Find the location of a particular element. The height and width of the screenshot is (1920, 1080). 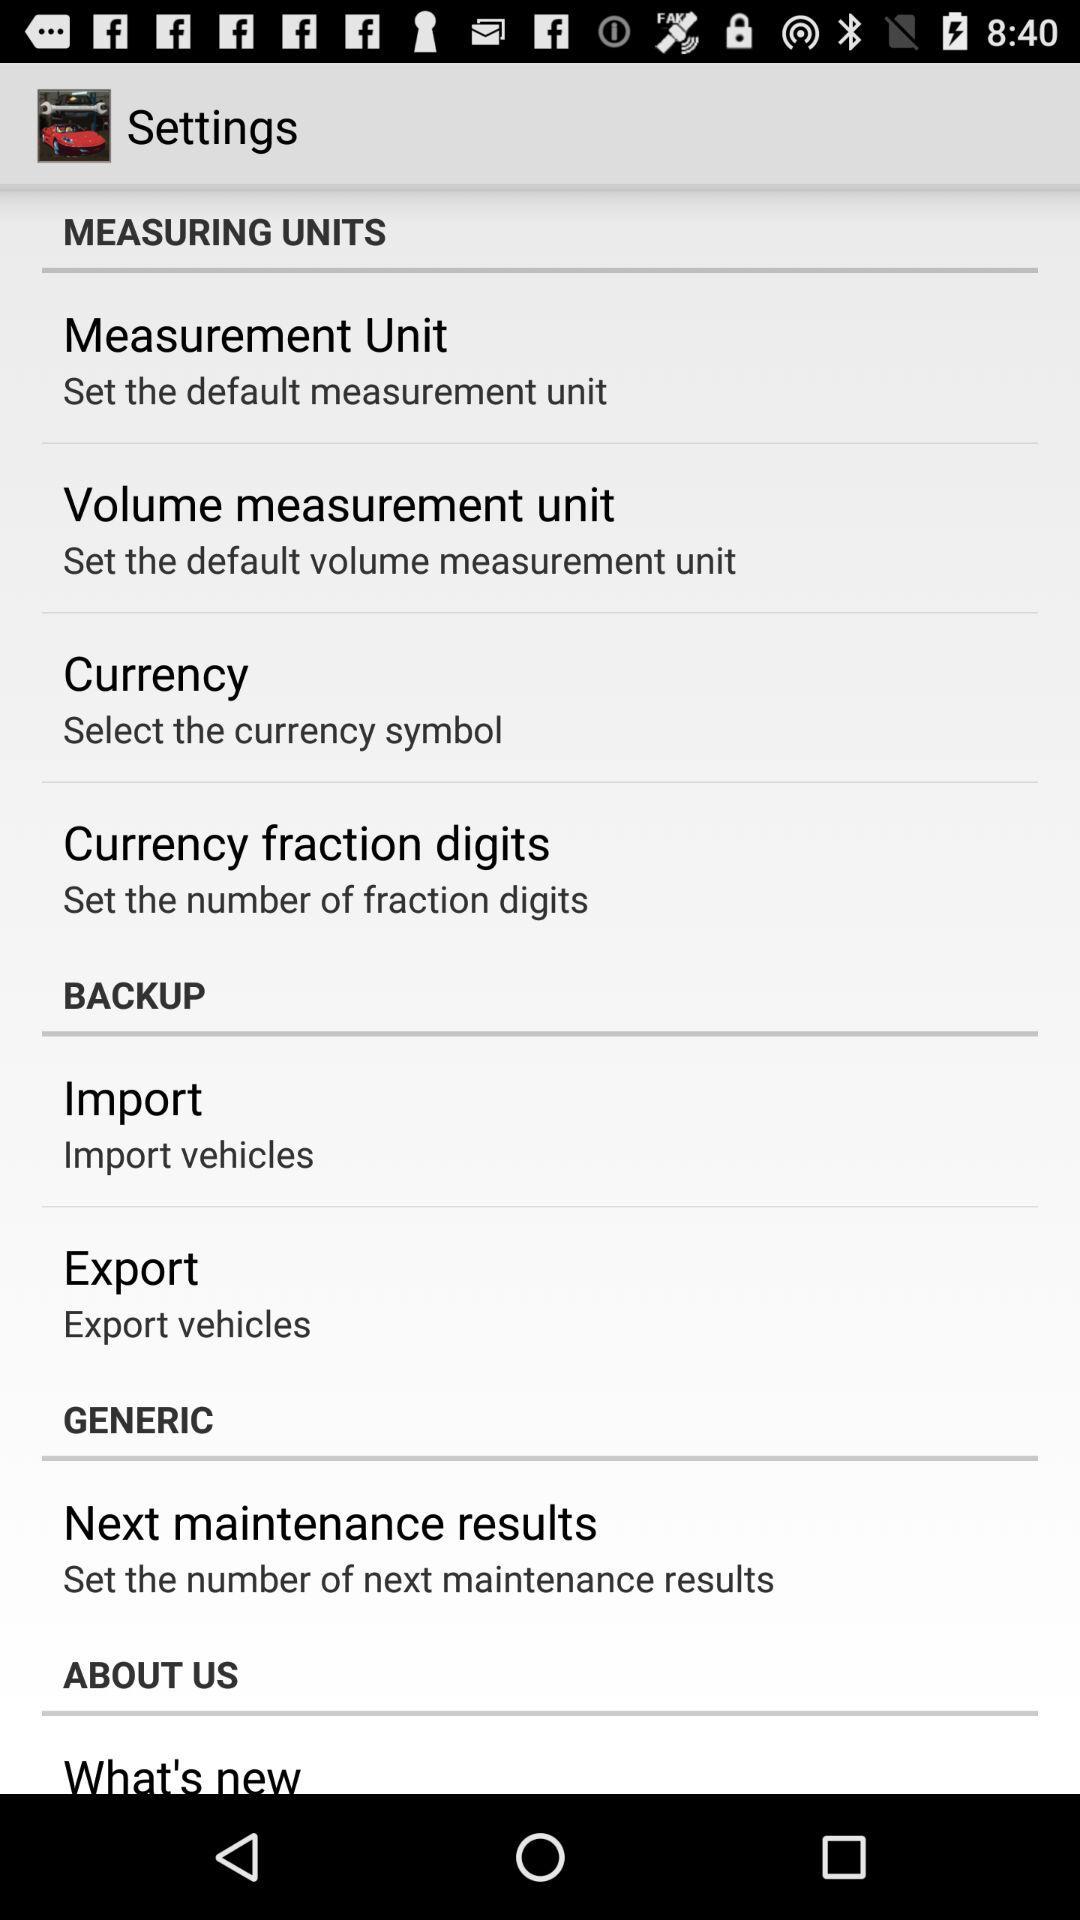

the select the currency item is located at coordinates (283, 728).